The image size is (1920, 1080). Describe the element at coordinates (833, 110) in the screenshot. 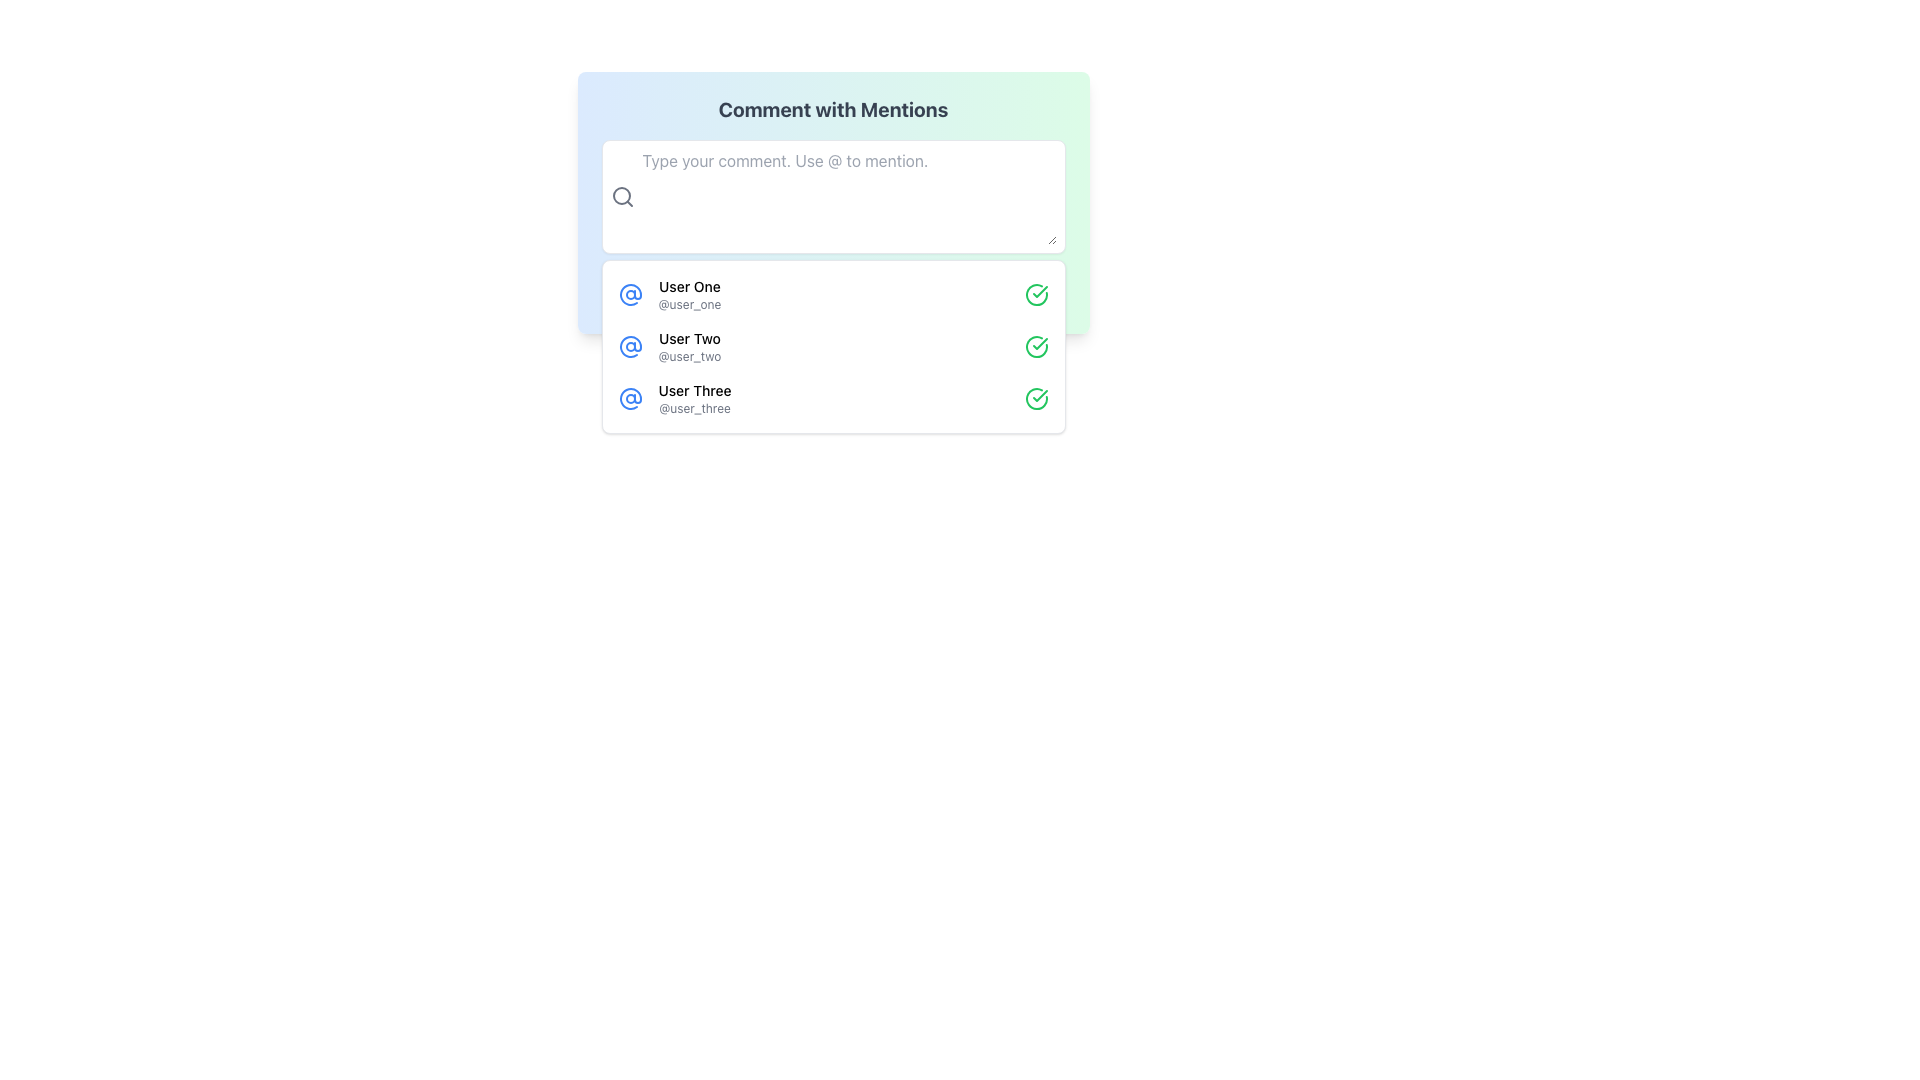

I see `the text heading 'Comment with Mentions' styled with a larger, bold font at the top center of the card layout` at that location.